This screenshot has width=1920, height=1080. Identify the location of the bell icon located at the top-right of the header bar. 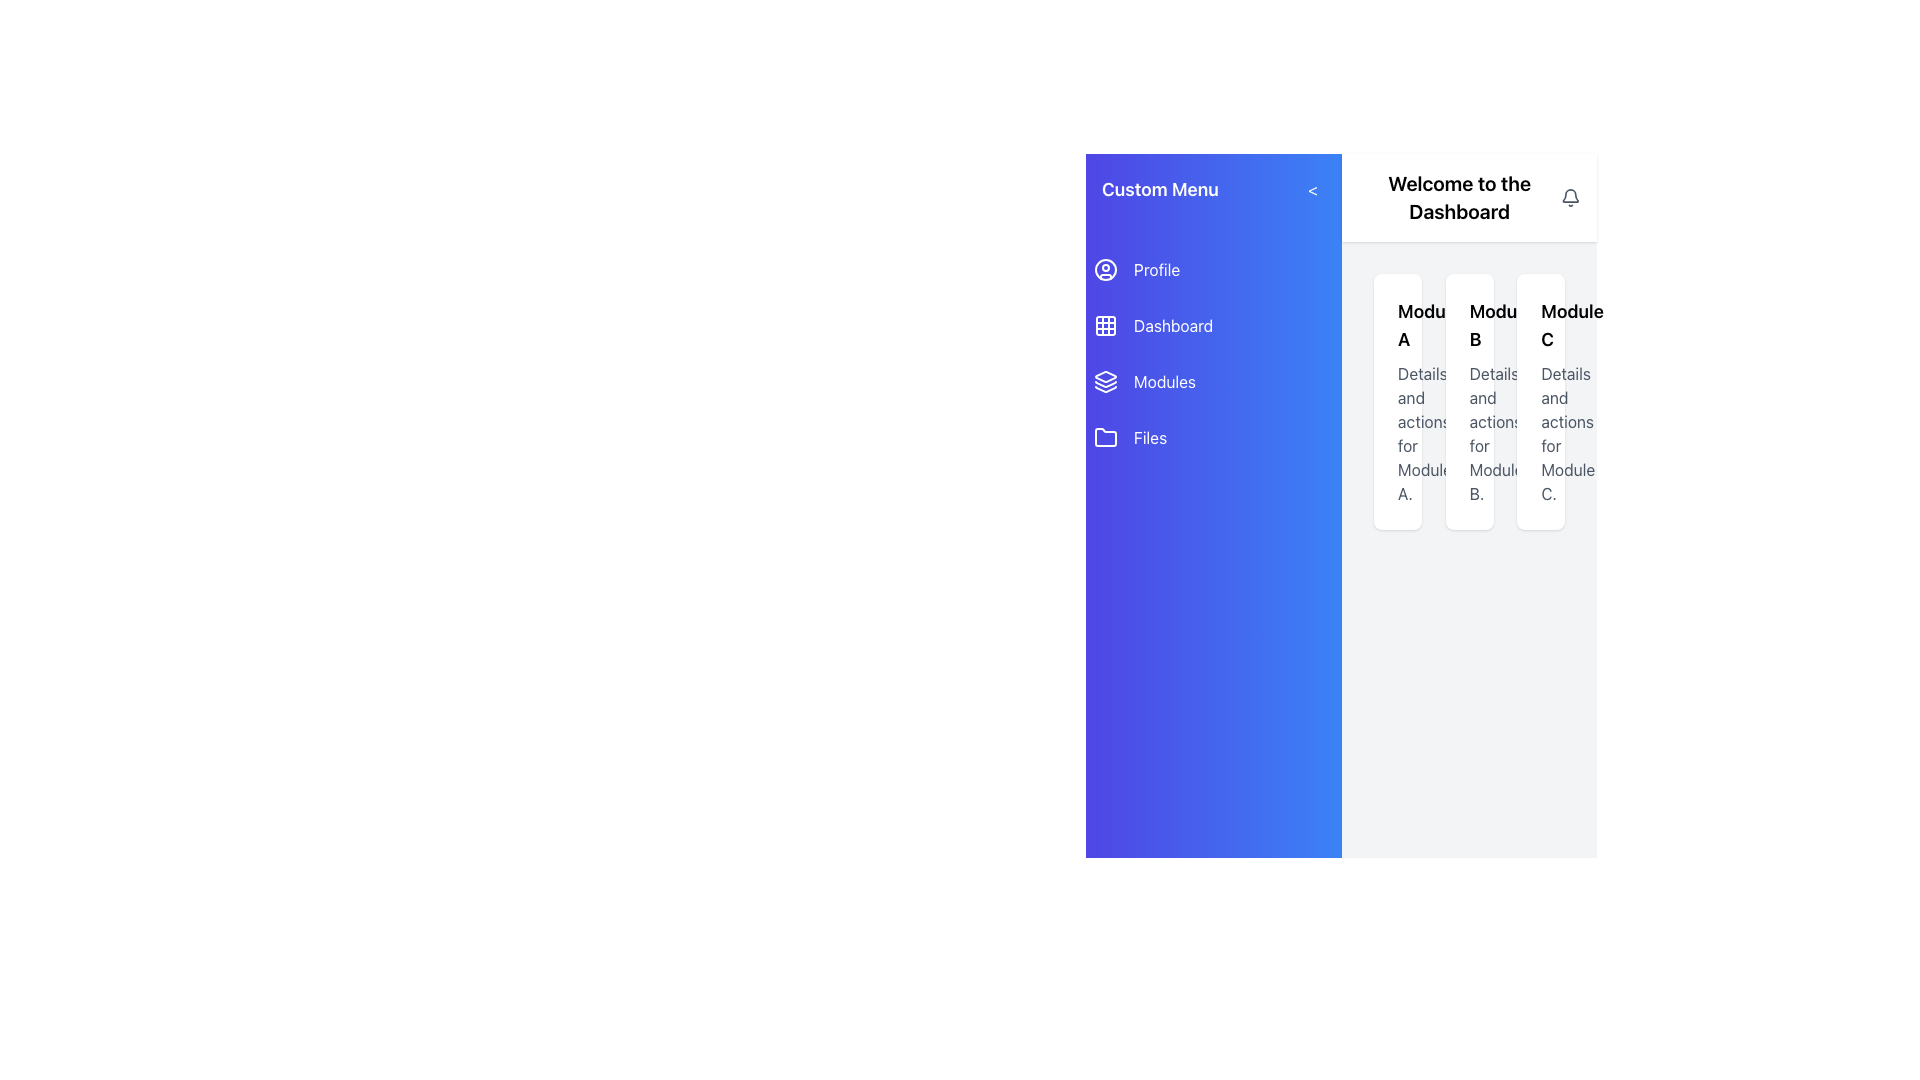
(1570, 197).